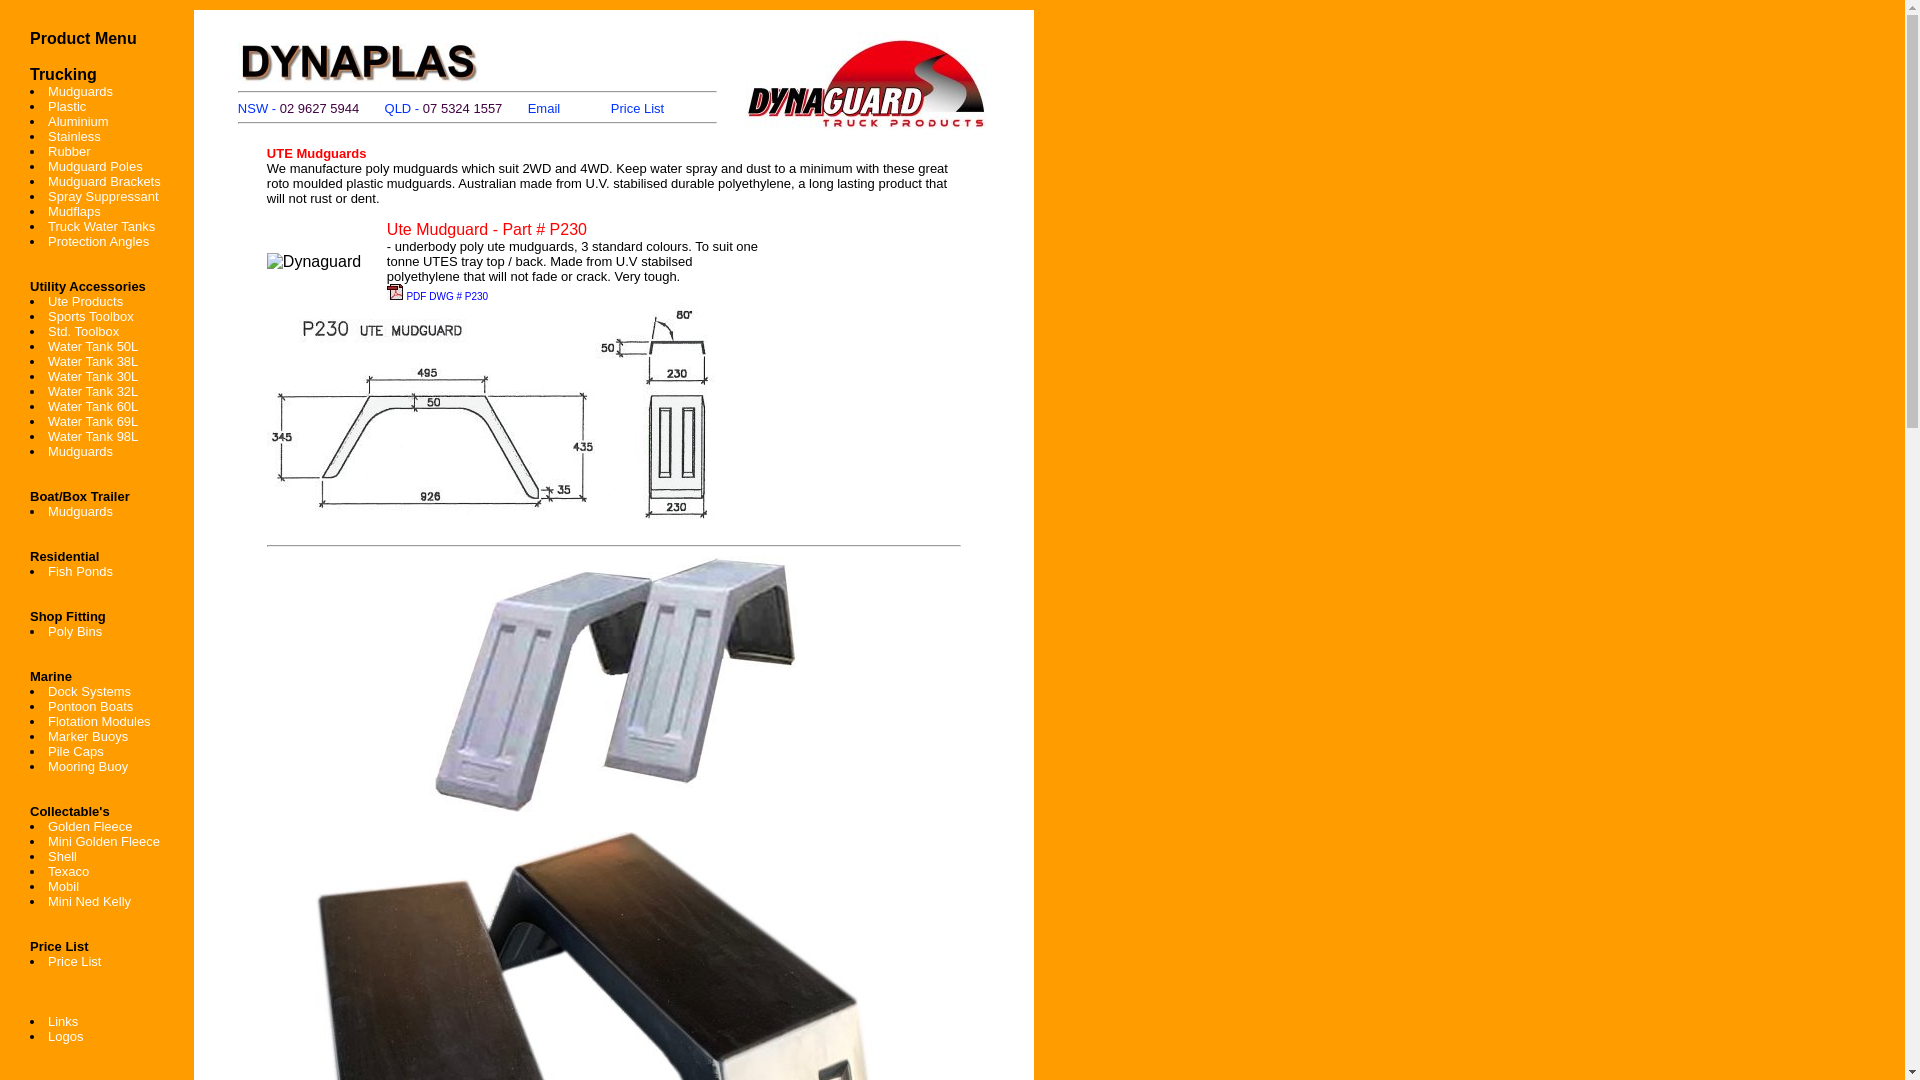 This screenshot has height=1080, width=1920. I want to click on 'Pontoon Boats', so click(48, 705).